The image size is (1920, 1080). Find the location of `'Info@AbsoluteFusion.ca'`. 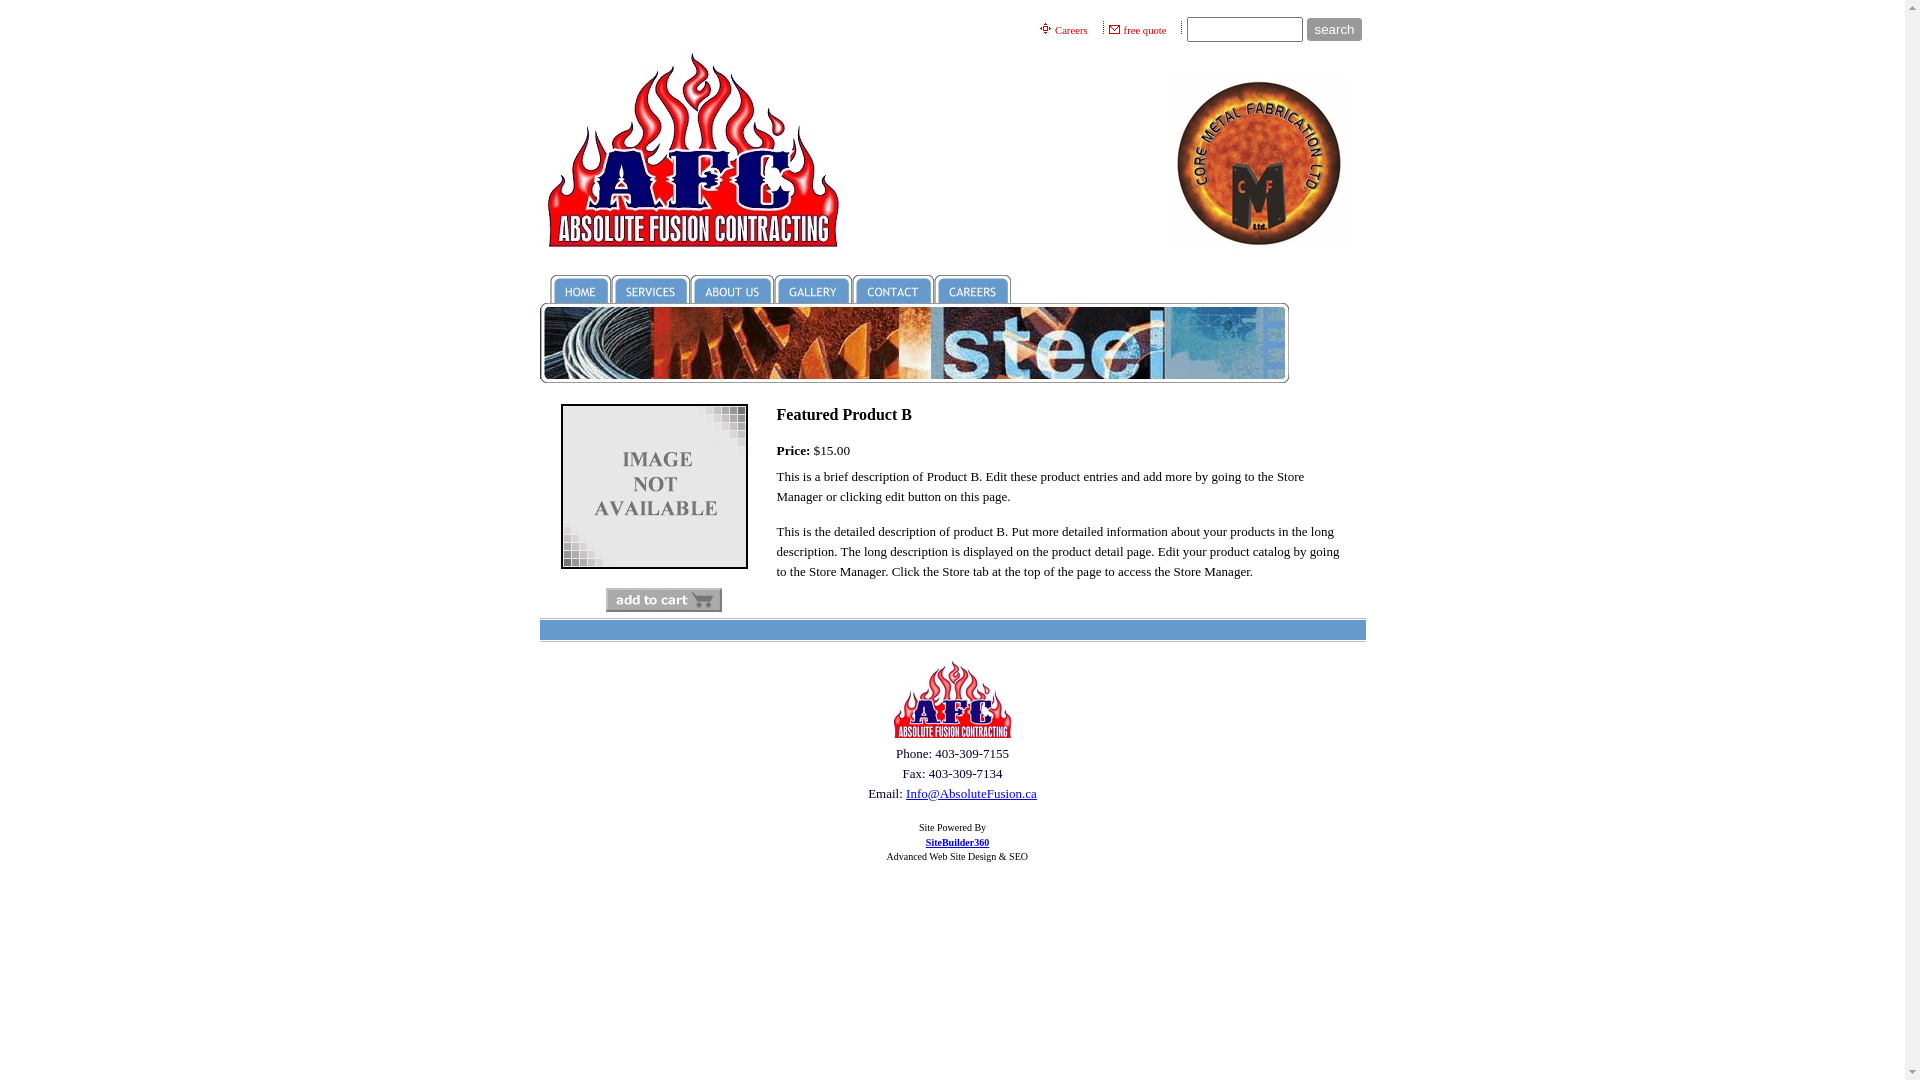

'Info@AbsoluteFusion.ca' is located at coordinates (905, 792).